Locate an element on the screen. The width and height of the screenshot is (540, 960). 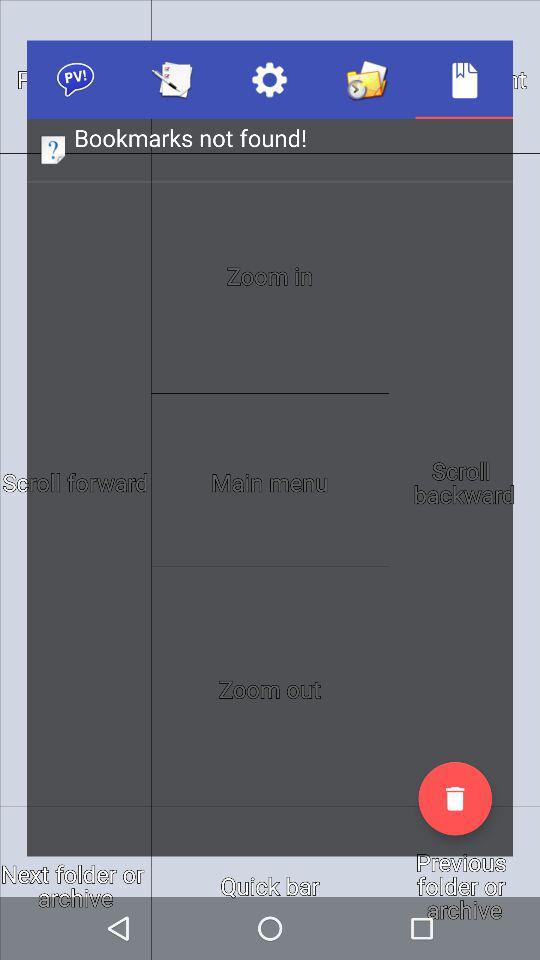
the delete icon is located at coordinates (455, 798).